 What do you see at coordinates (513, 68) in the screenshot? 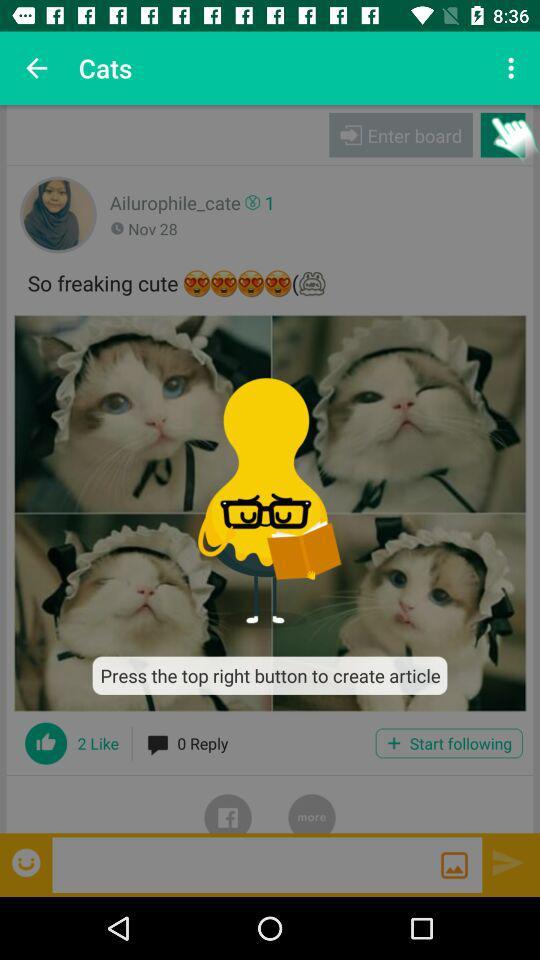
I see `the icon next to cats` at bounding box center [513, 68].